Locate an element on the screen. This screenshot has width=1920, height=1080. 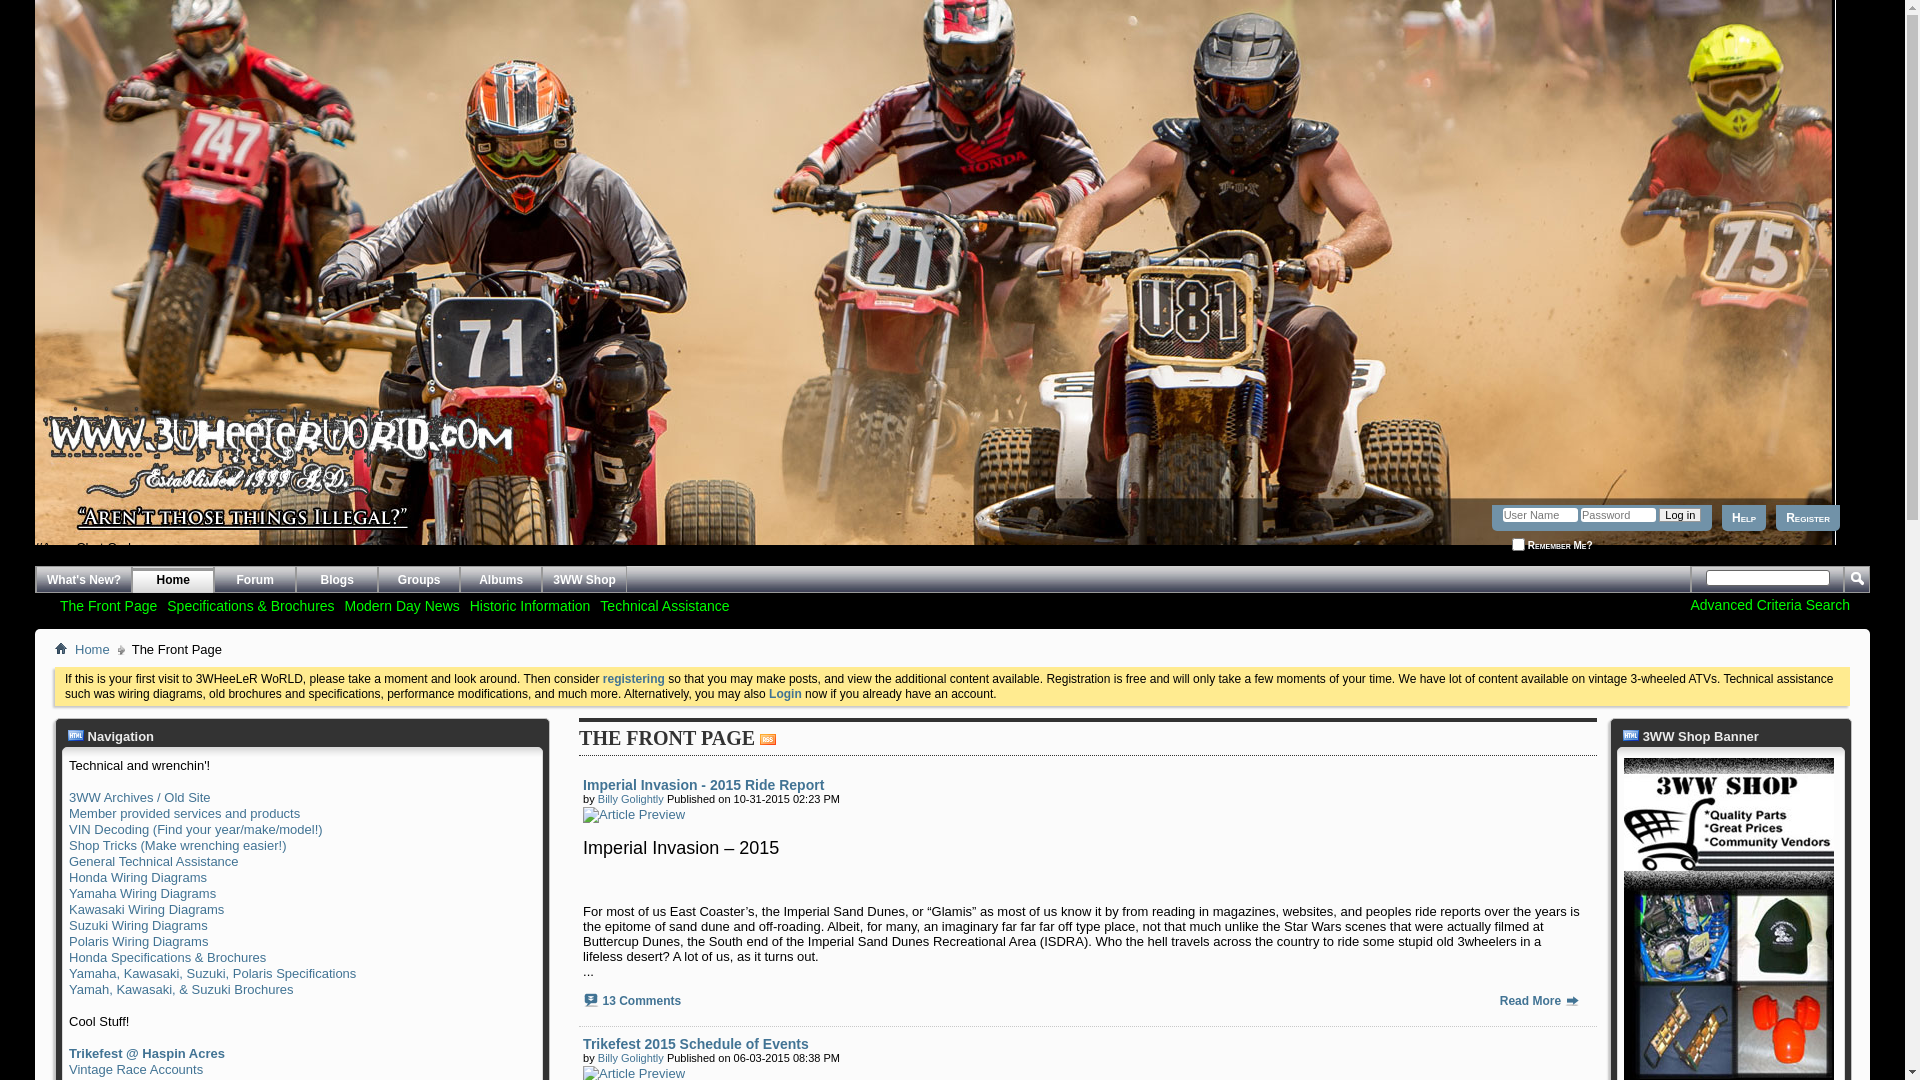
'Yamaha Wiring Diagrams' is located at coordinates (141, 892).